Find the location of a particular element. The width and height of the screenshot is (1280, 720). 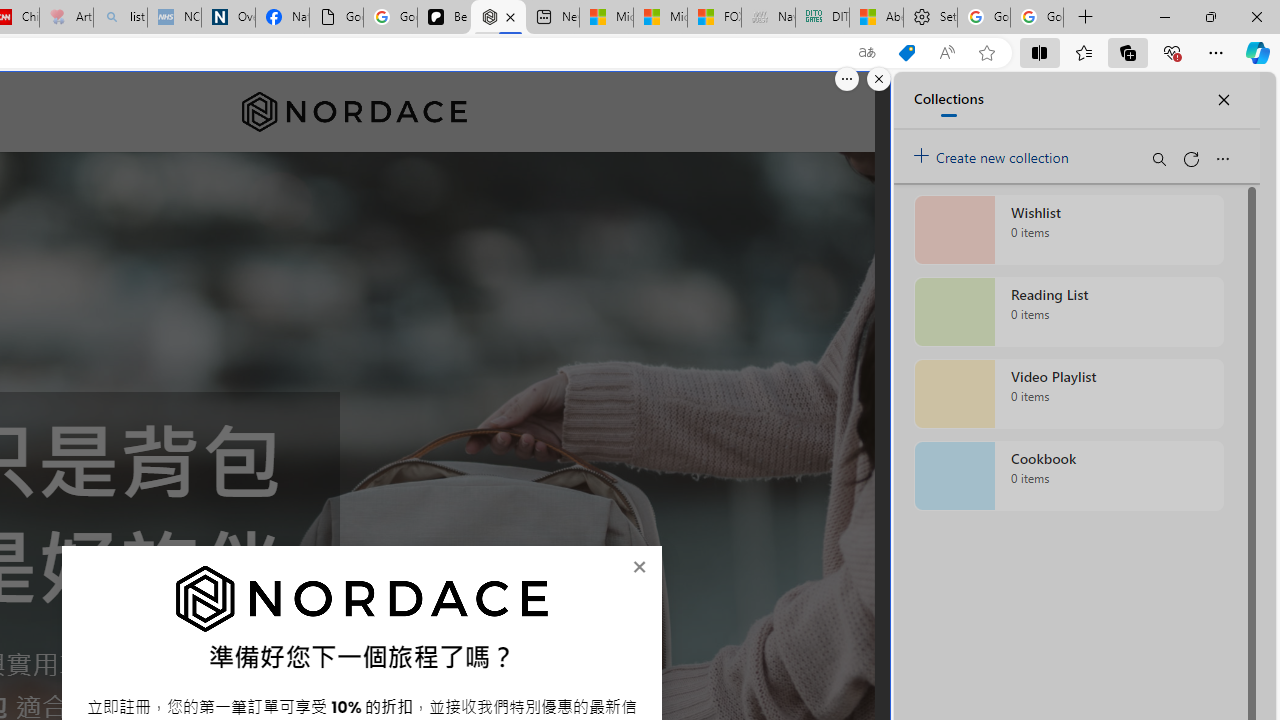

'FOX News - MSN' is located at coordinates (714, 17).